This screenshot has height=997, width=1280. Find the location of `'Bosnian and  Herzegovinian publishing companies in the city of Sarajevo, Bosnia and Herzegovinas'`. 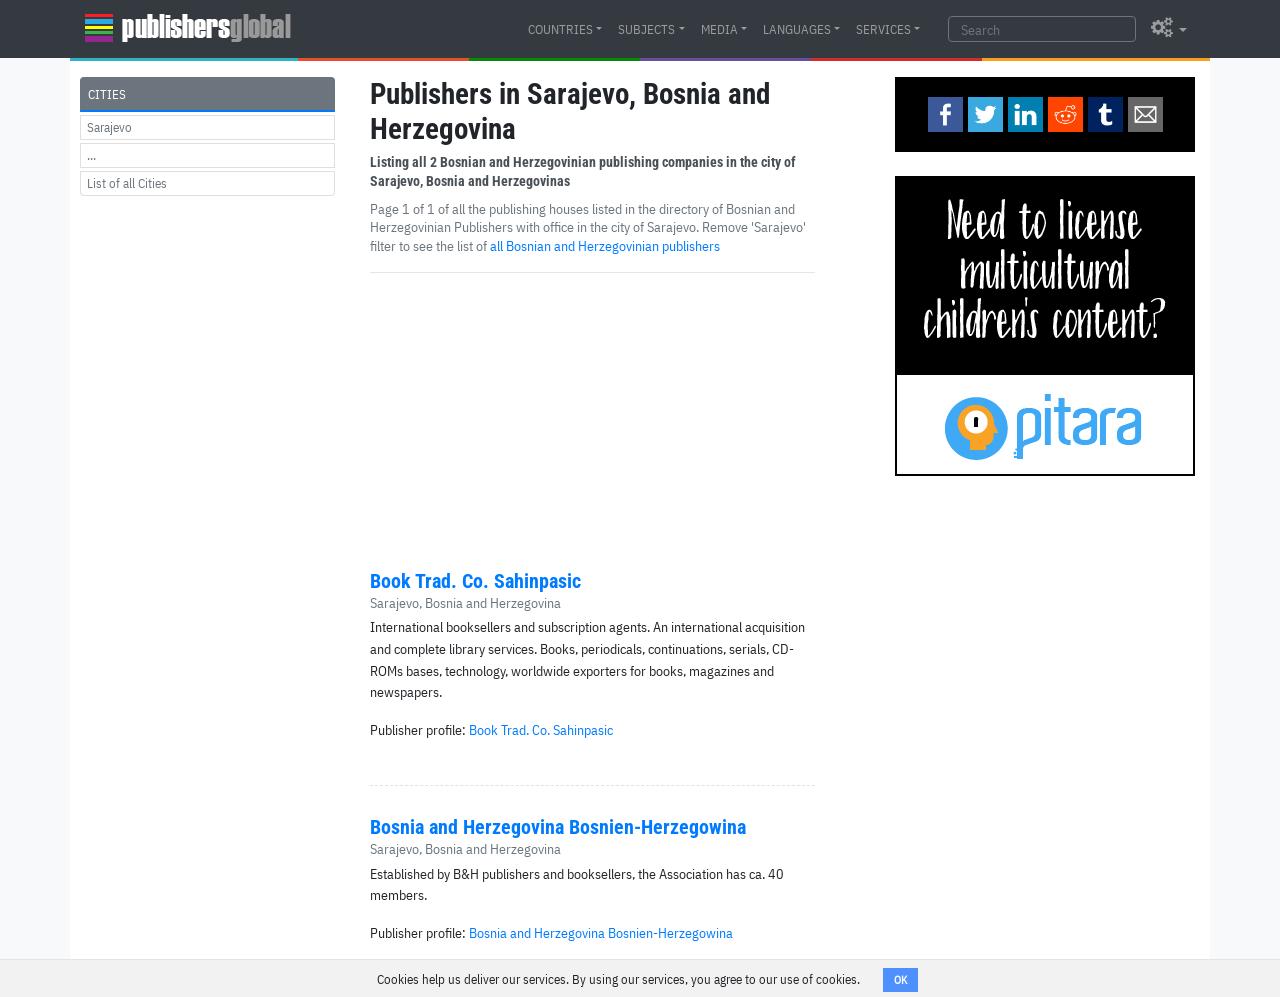

'Bosnian and  Herzegovinian publishing companies in the city of Sarajevo, Bosnia and Herzegovinas' is located at coordinates (582, 170).